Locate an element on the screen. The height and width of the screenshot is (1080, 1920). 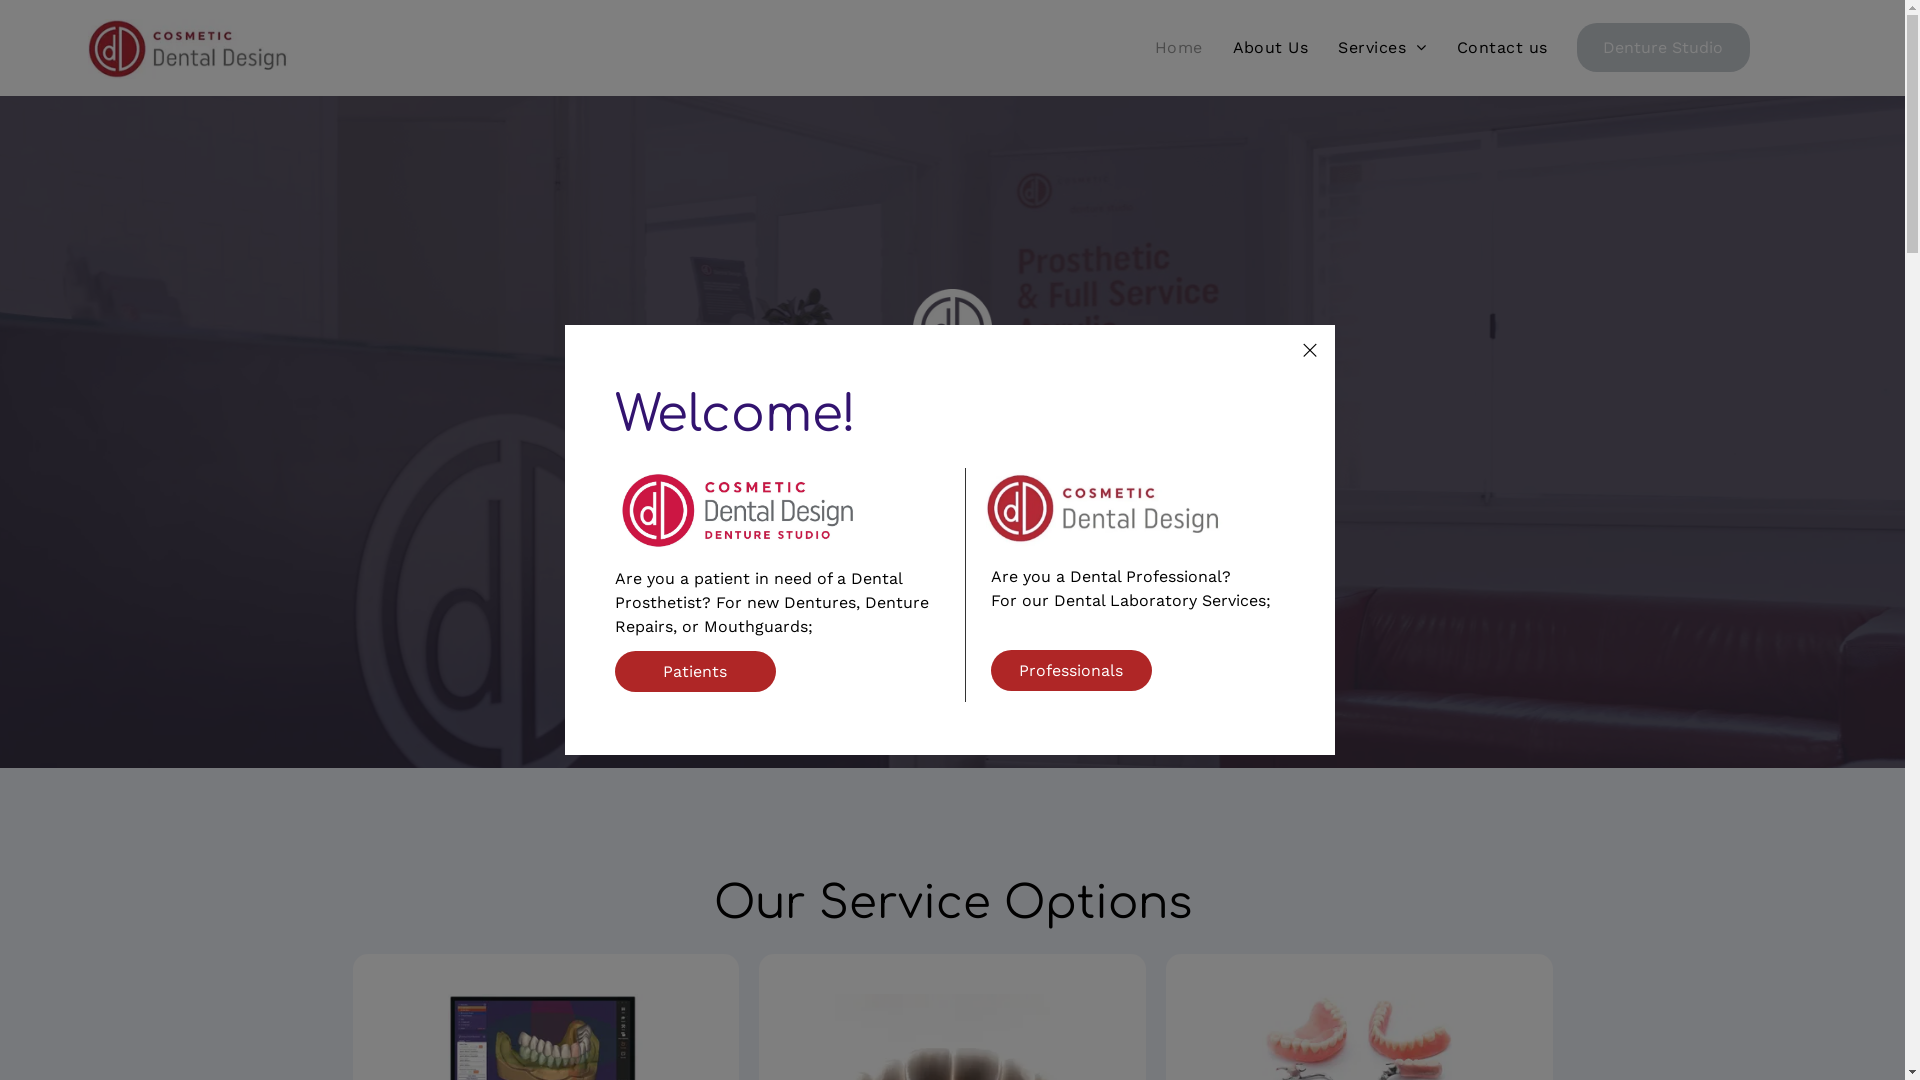
'Denture Studio' is located at coordinates (1576, 46).